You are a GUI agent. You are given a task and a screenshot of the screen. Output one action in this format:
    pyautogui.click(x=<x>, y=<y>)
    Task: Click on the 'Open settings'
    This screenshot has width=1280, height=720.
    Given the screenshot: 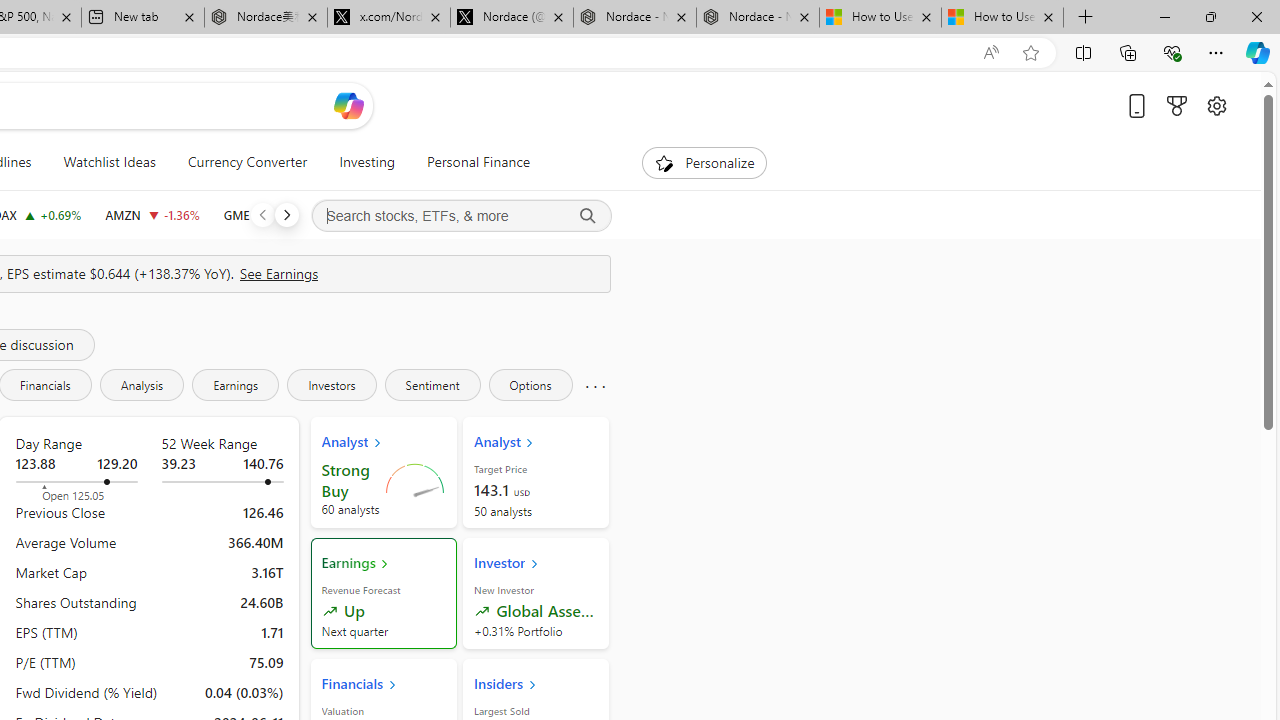 What is the action you would take?
    pyautogui.click(x=1215, y=105)
    